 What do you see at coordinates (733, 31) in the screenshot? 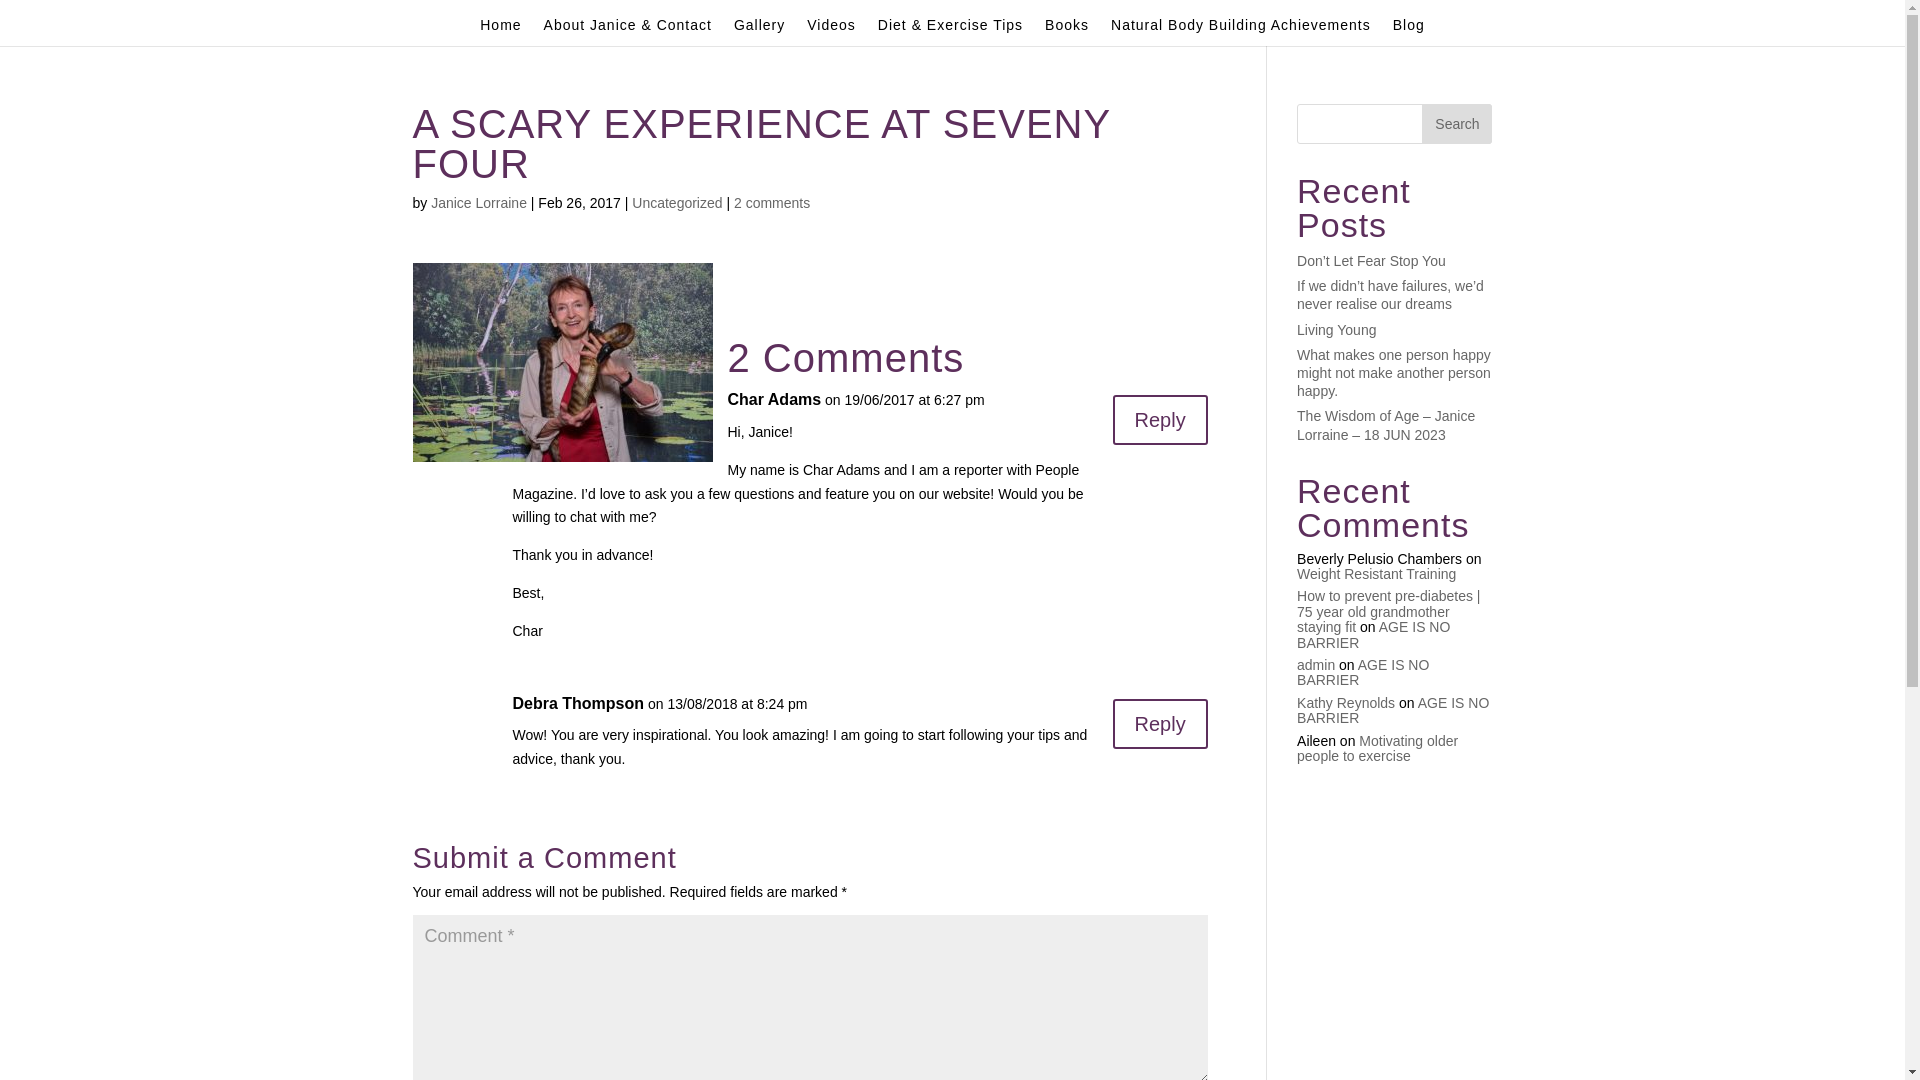
I see `'Gallery'` at bounding box center [733, 31].